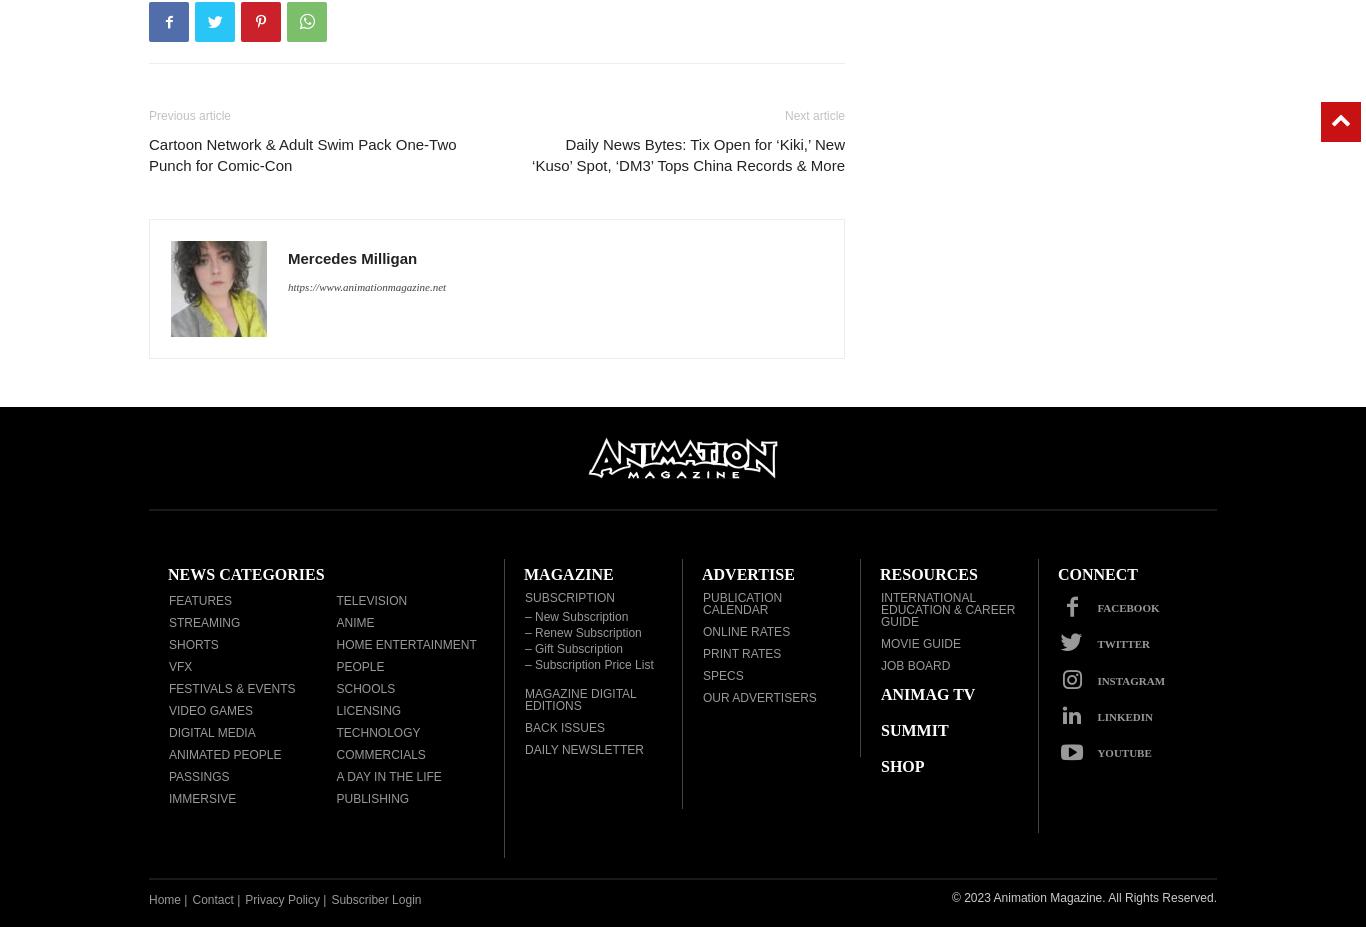  What do you see at coordinates (524, 698) in the screenshot?
I see `'Magazine Digital Editions'` at bounding box center [524, 698].